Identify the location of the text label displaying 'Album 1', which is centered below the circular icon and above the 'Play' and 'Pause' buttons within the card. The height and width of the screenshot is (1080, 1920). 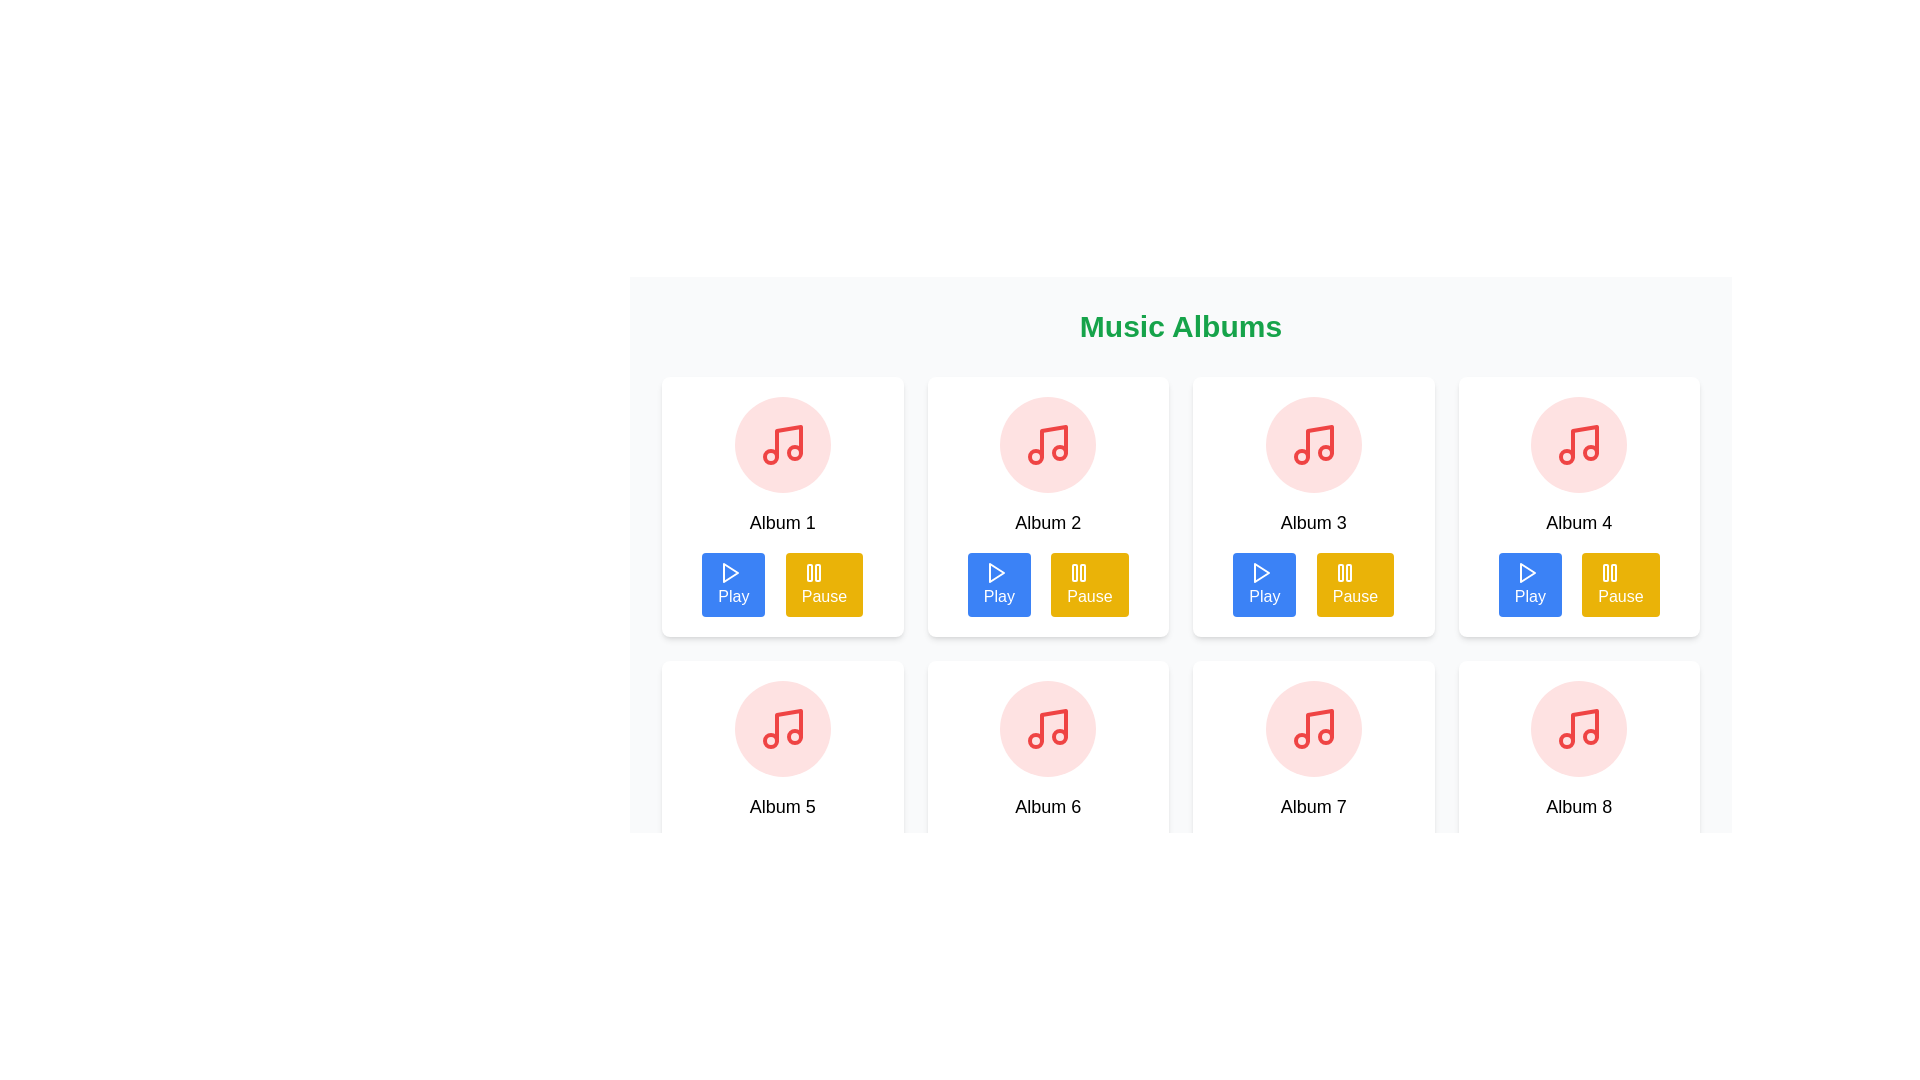
(781, 522).